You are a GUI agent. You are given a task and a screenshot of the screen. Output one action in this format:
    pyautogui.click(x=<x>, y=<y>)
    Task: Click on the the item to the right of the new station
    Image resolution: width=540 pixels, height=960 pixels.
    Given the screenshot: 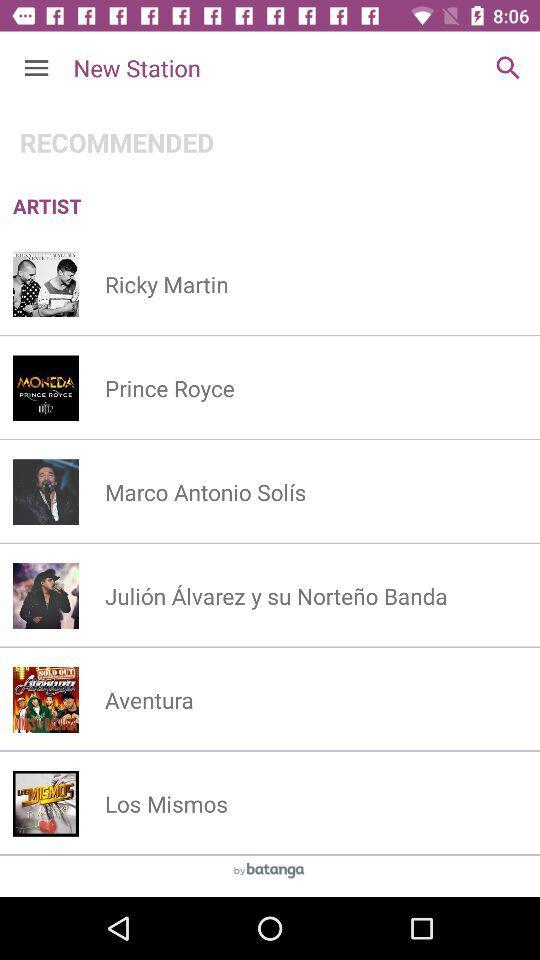 What is the action you would take?
    pyautogui.click(x=508, y=68)
    